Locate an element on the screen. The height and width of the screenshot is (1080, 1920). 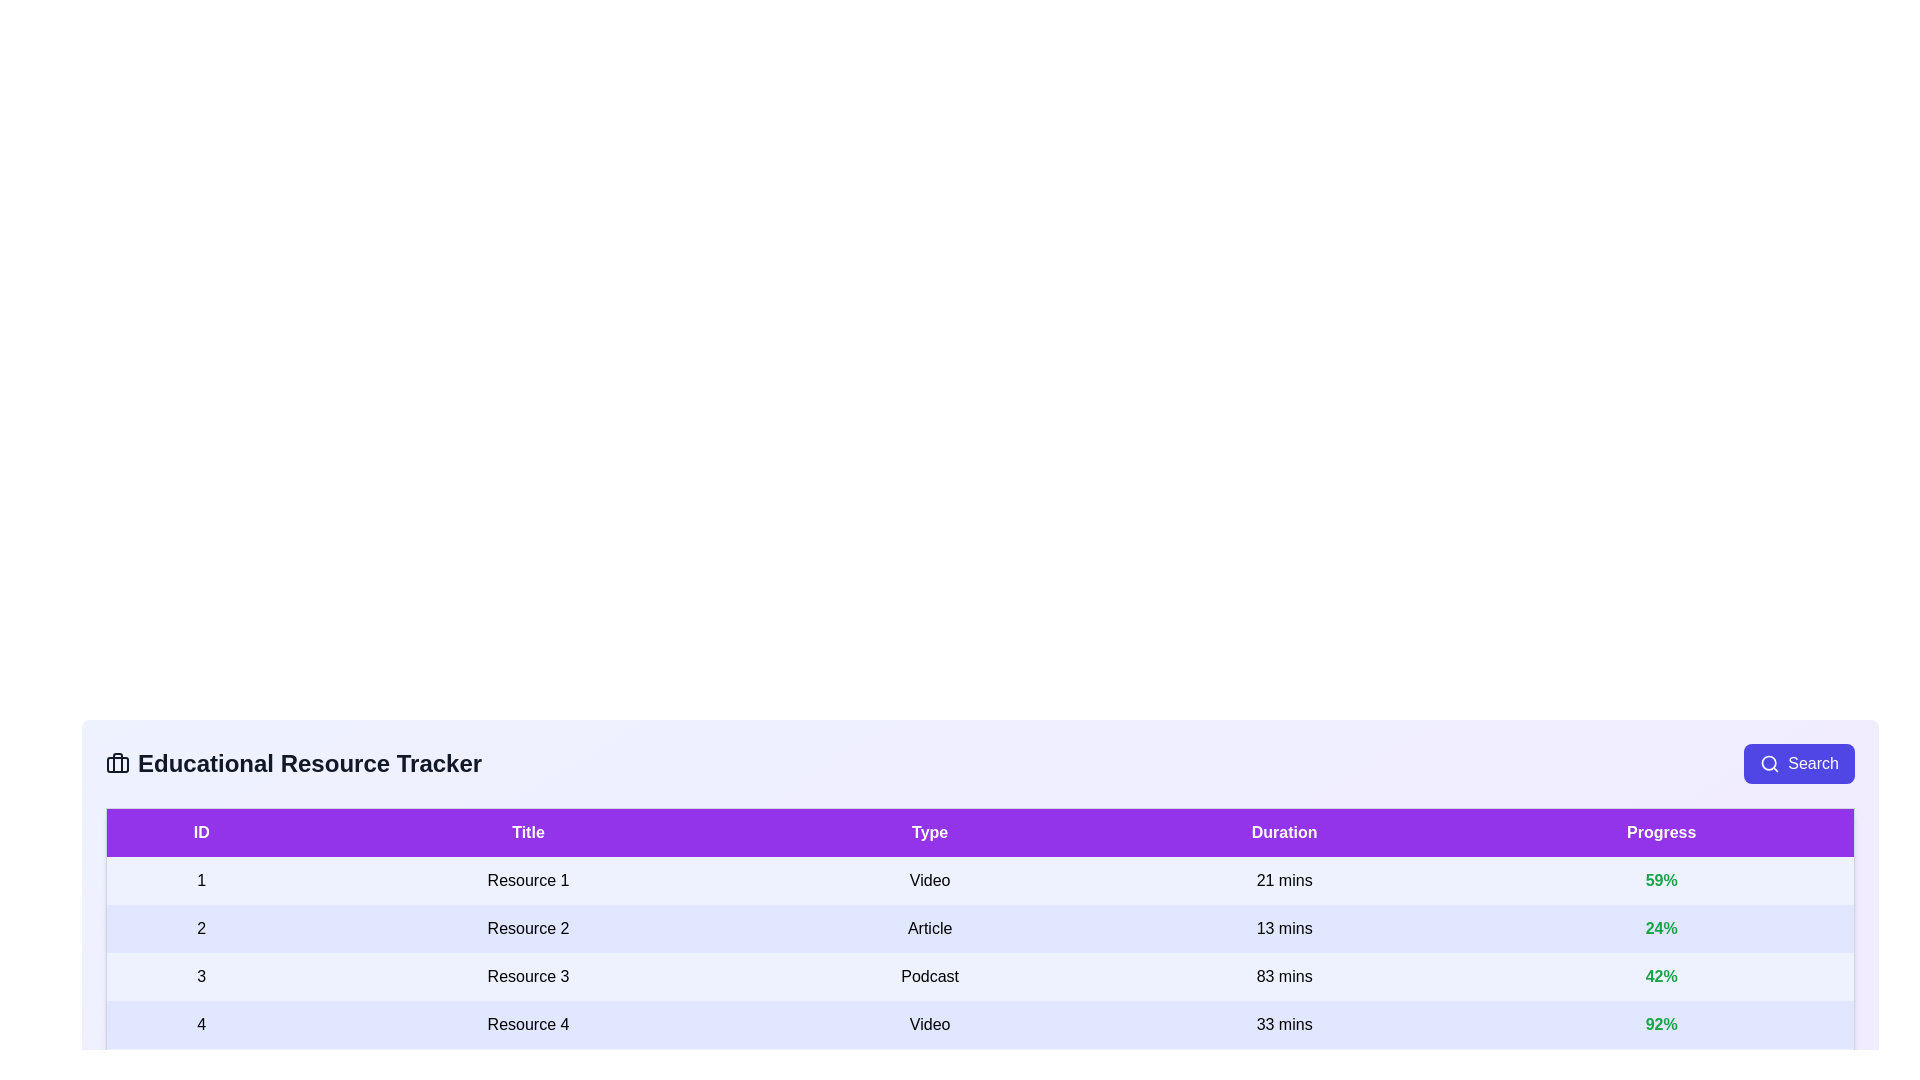
the column header ID to sort the resources by that column is located at coordinates (201, 832).